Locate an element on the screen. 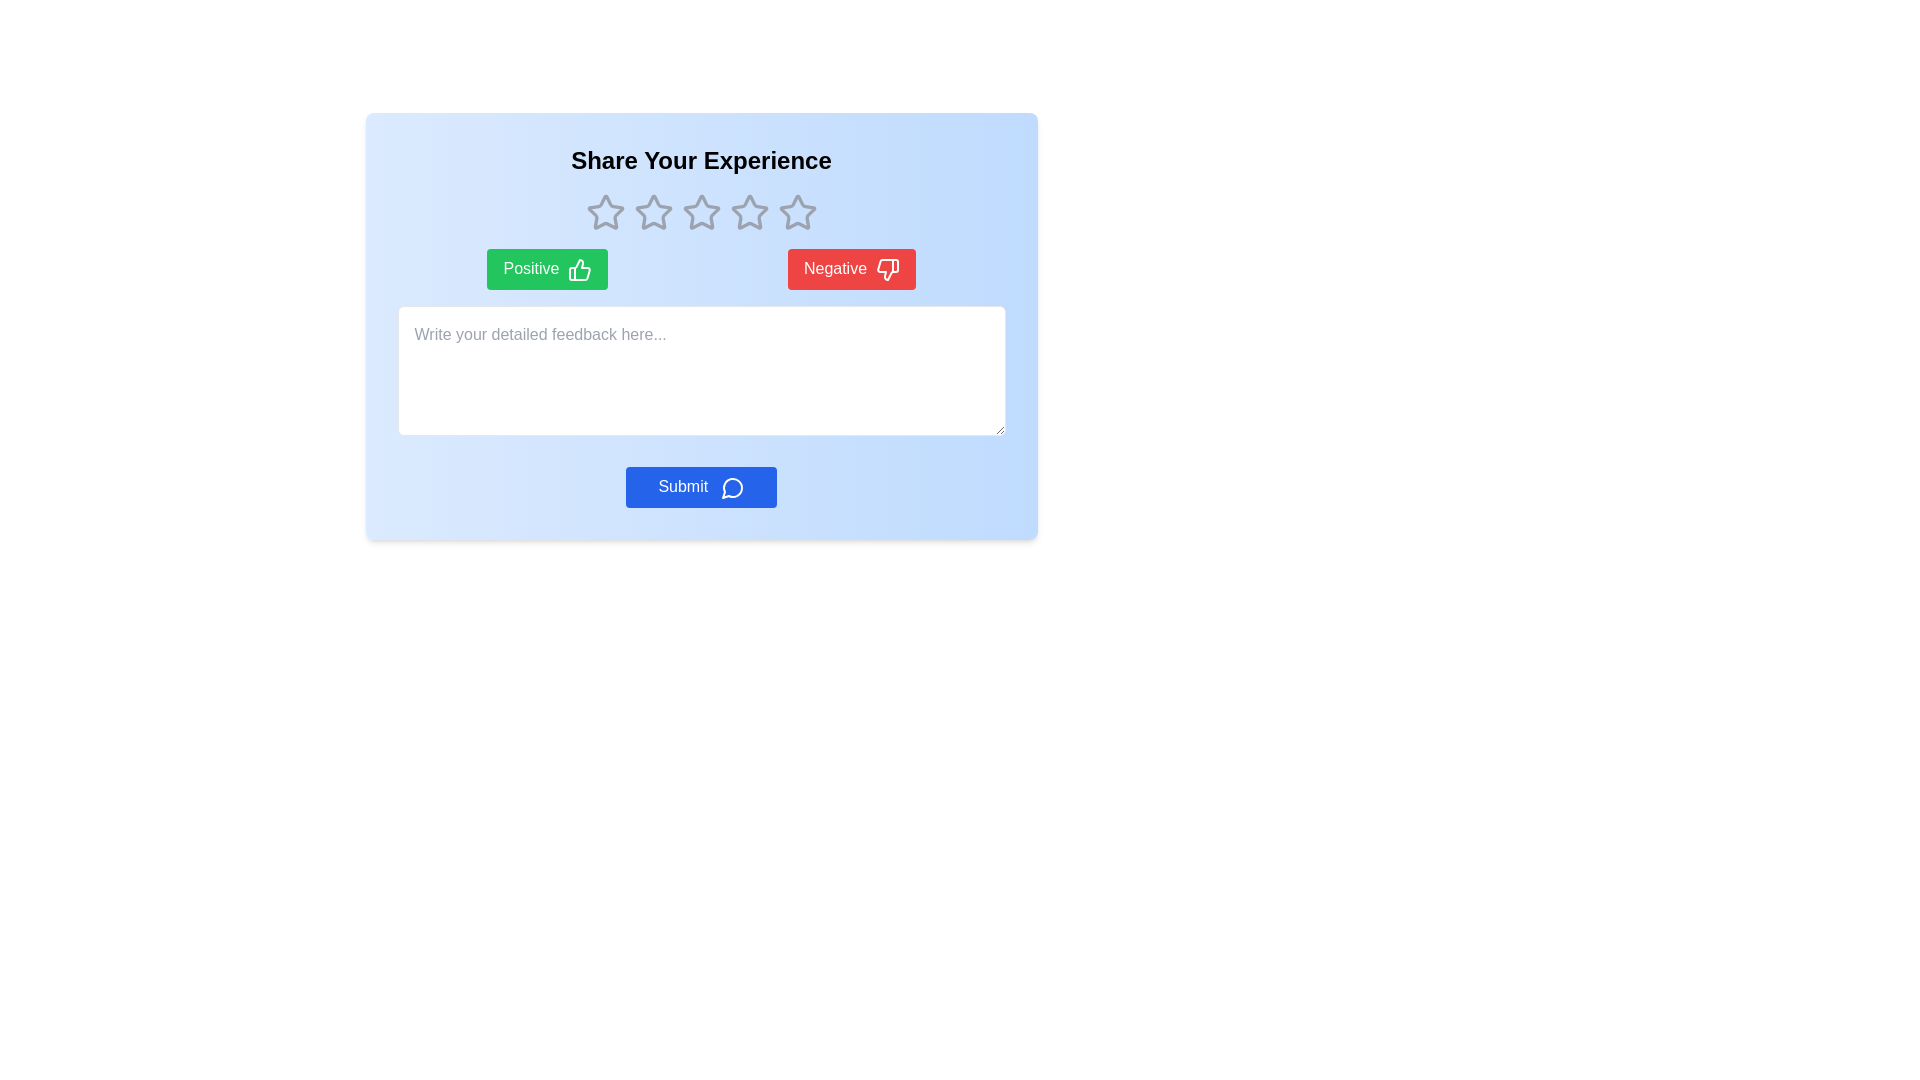 Image resolution: width=1920 pixels, height=1080 pixels. the fourth star icon is located at coordinates (701, 212).